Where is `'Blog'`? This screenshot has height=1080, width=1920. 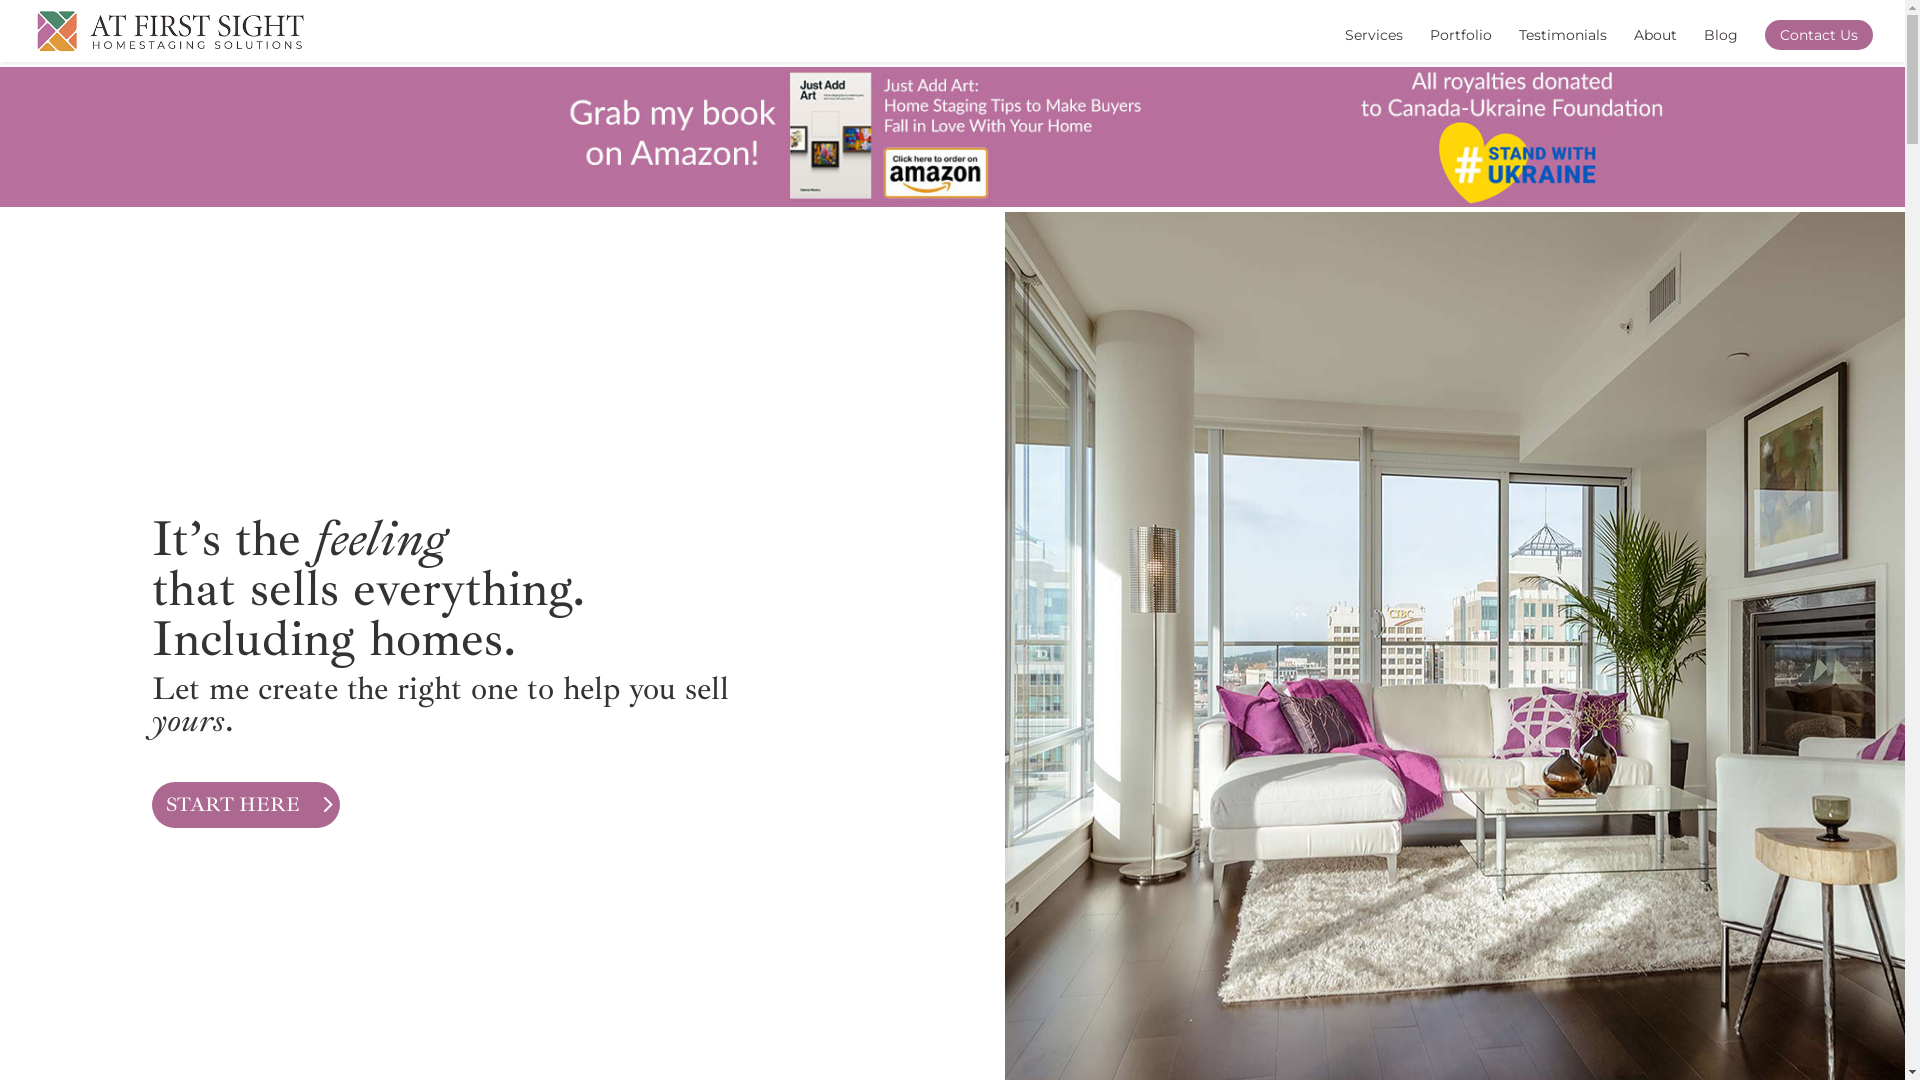 'Blog' is located at coordinates (1703, 45).